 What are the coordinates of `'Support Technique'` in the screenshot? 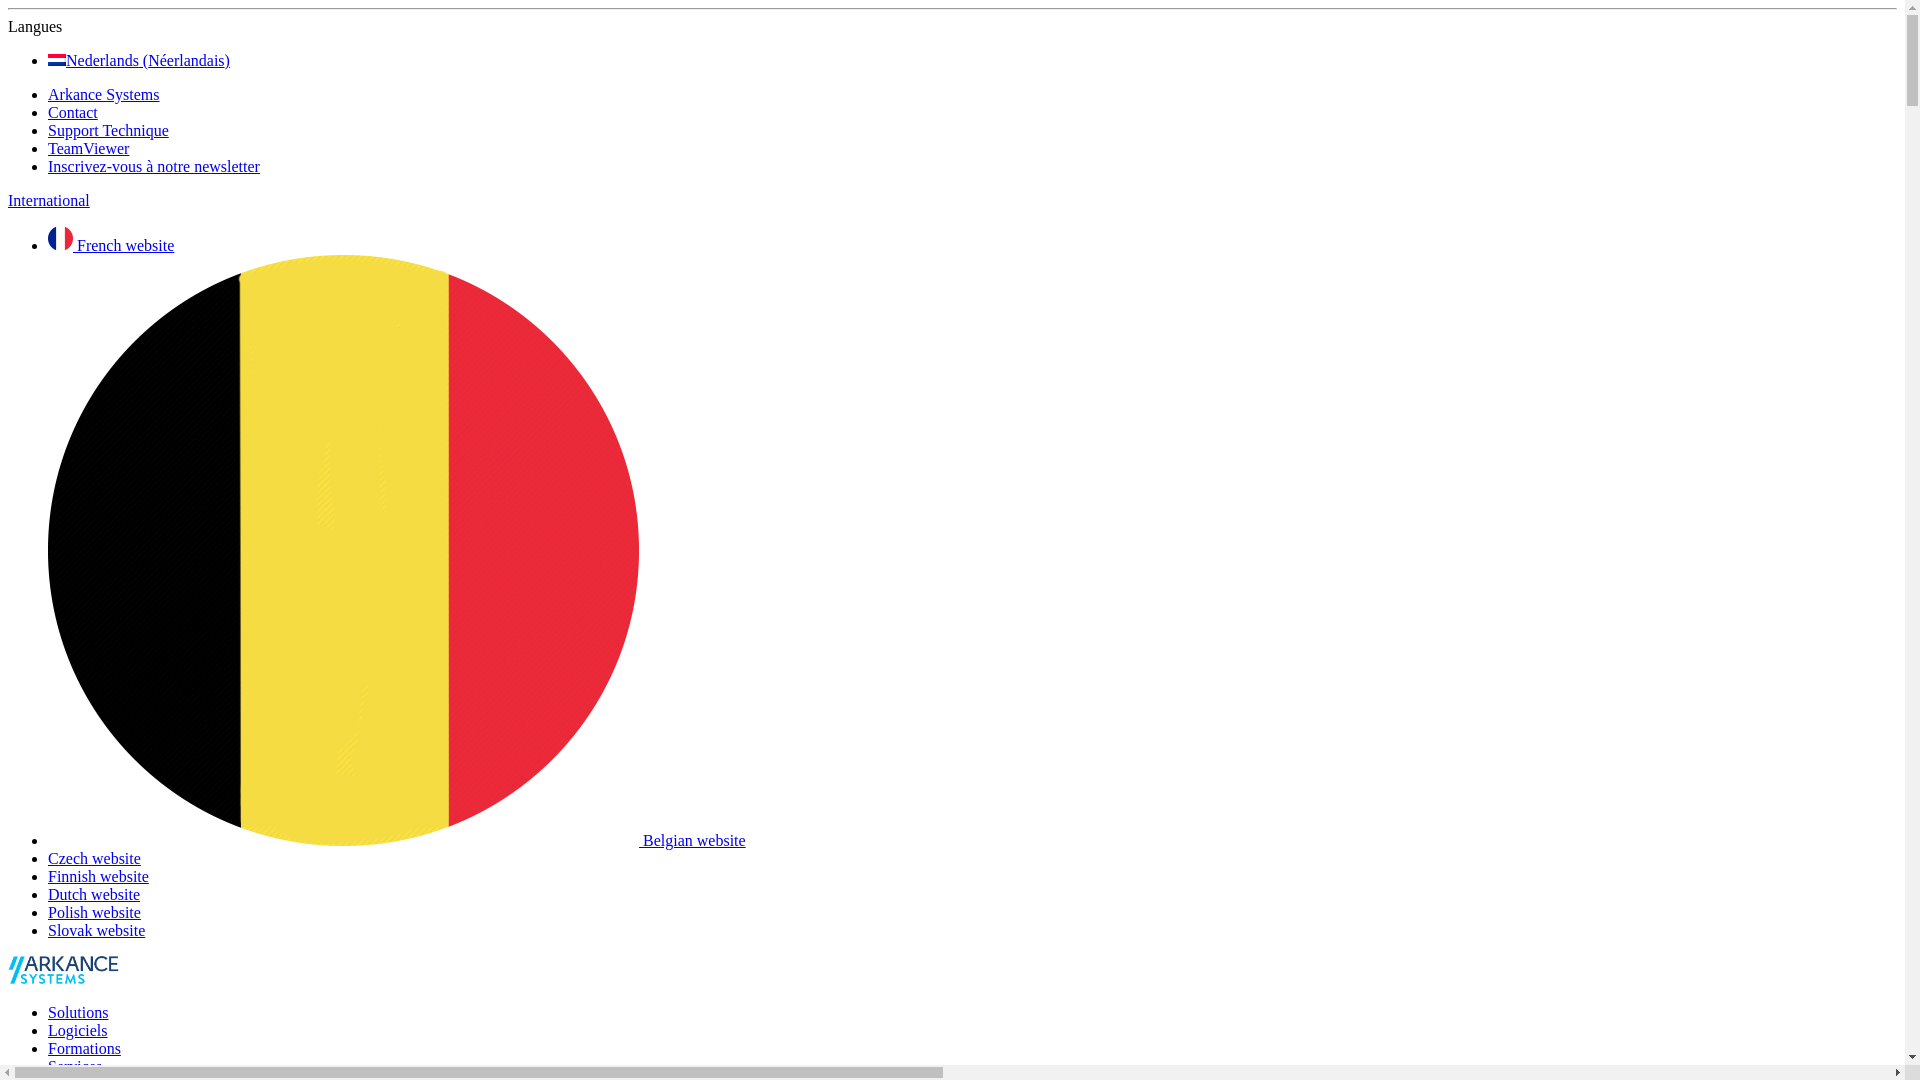 It's located at (48, 130).